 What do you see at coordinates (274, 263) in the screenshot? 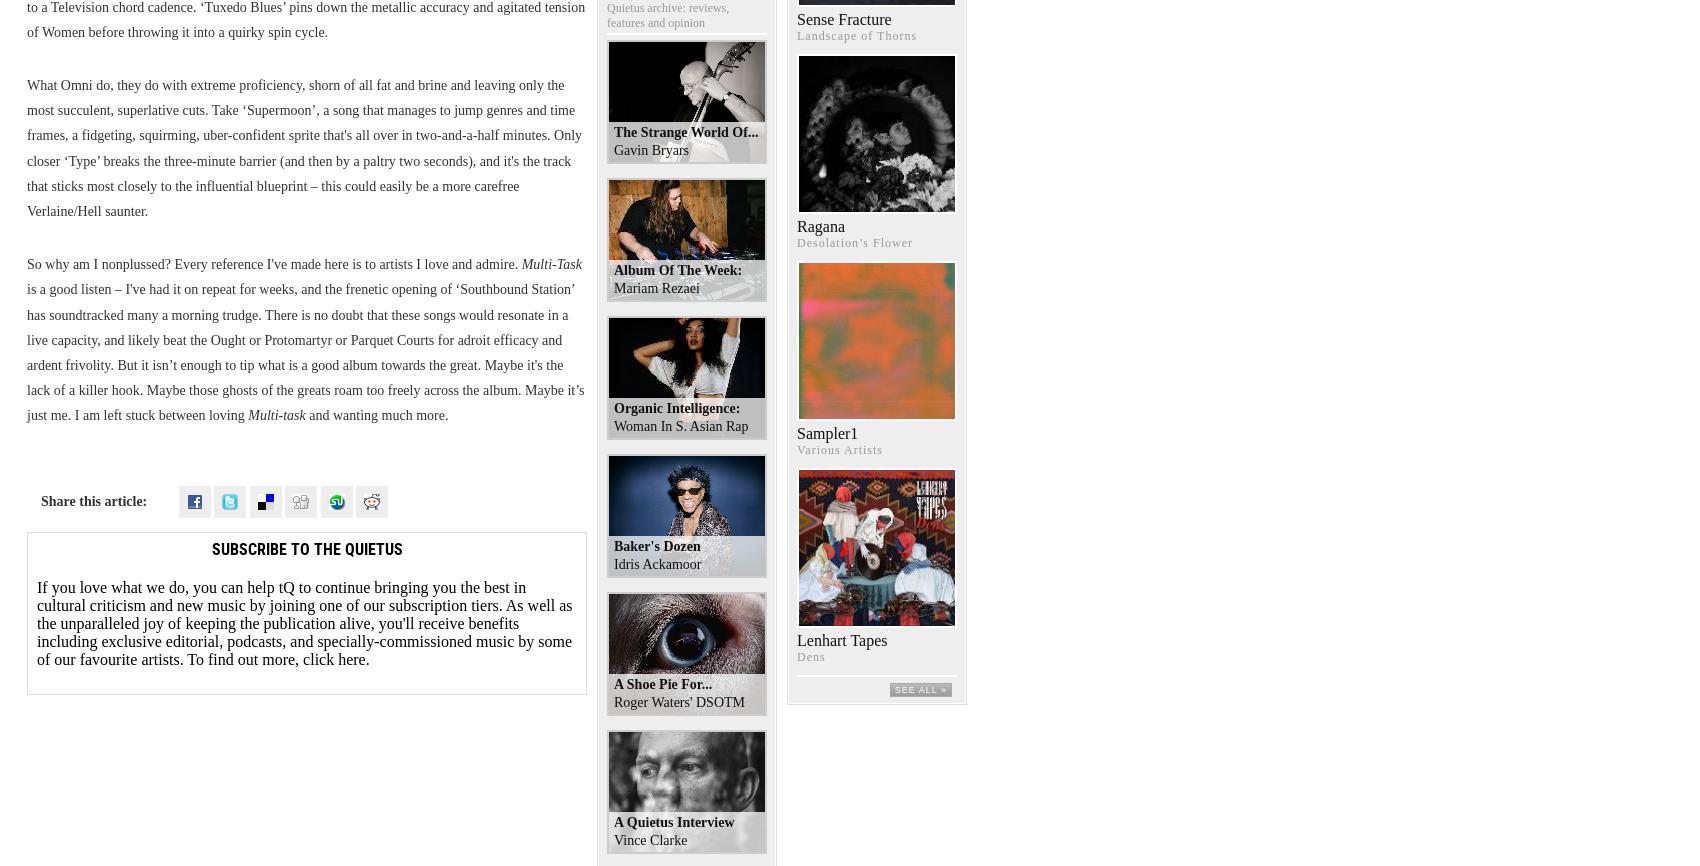
I see `'So why am I nonplussed? Every reference I've made here is to artists I love and admire.'` at bounding box center [274, 263].